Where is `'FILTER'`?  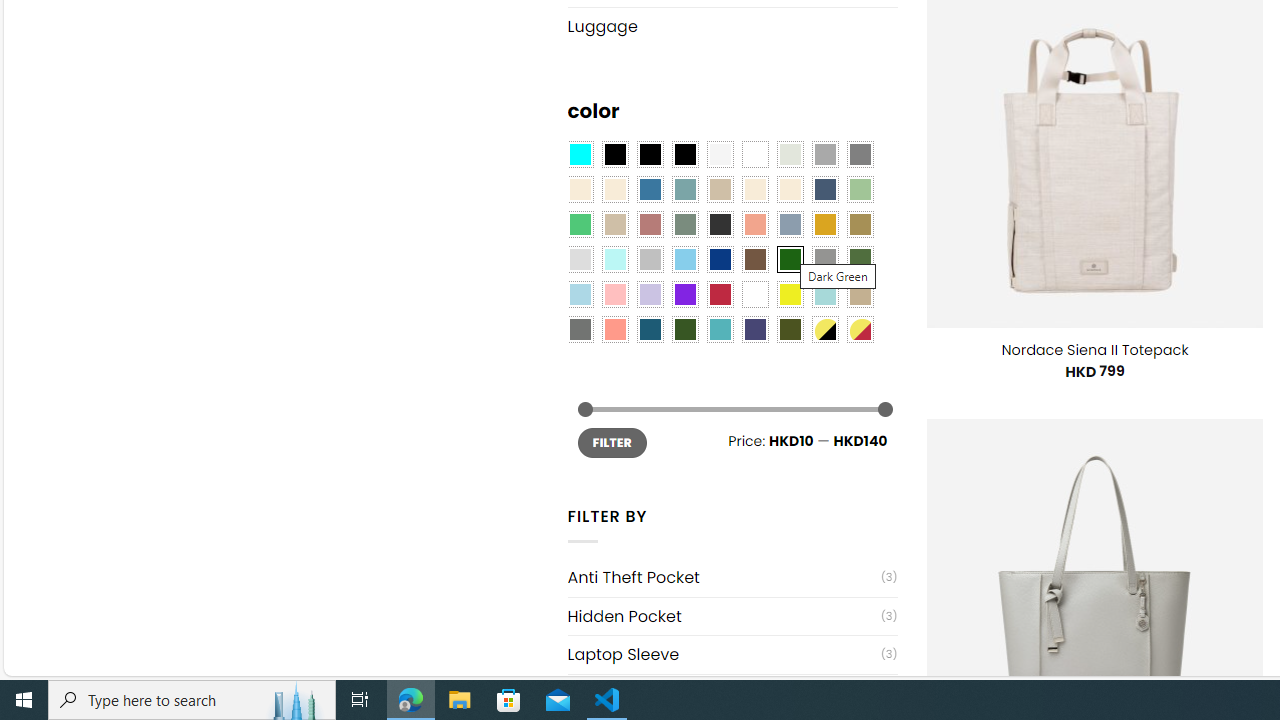
'FILTER' is located at coordinates (611, 442).